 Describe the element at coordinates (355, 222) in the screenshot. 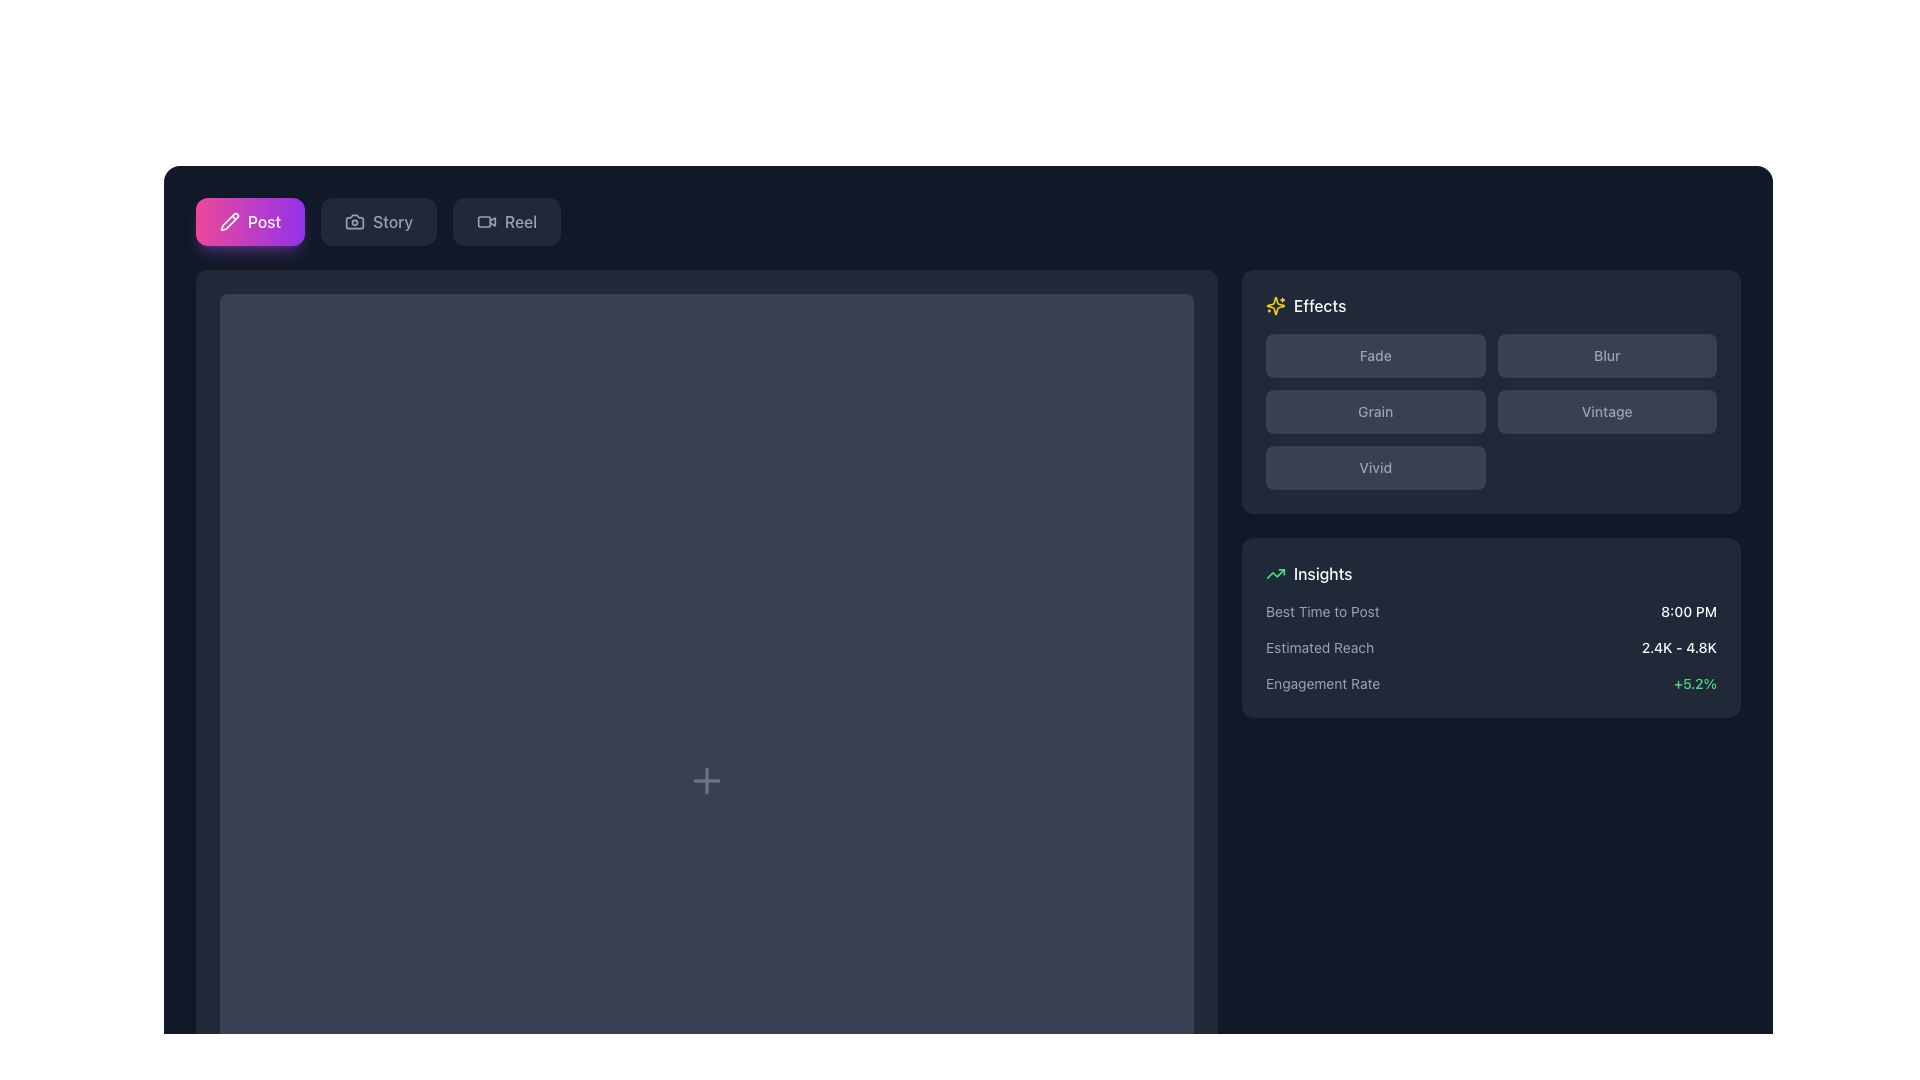

I see `the camera icon button located between the 'Post' and 'Reel' icons` at that location.